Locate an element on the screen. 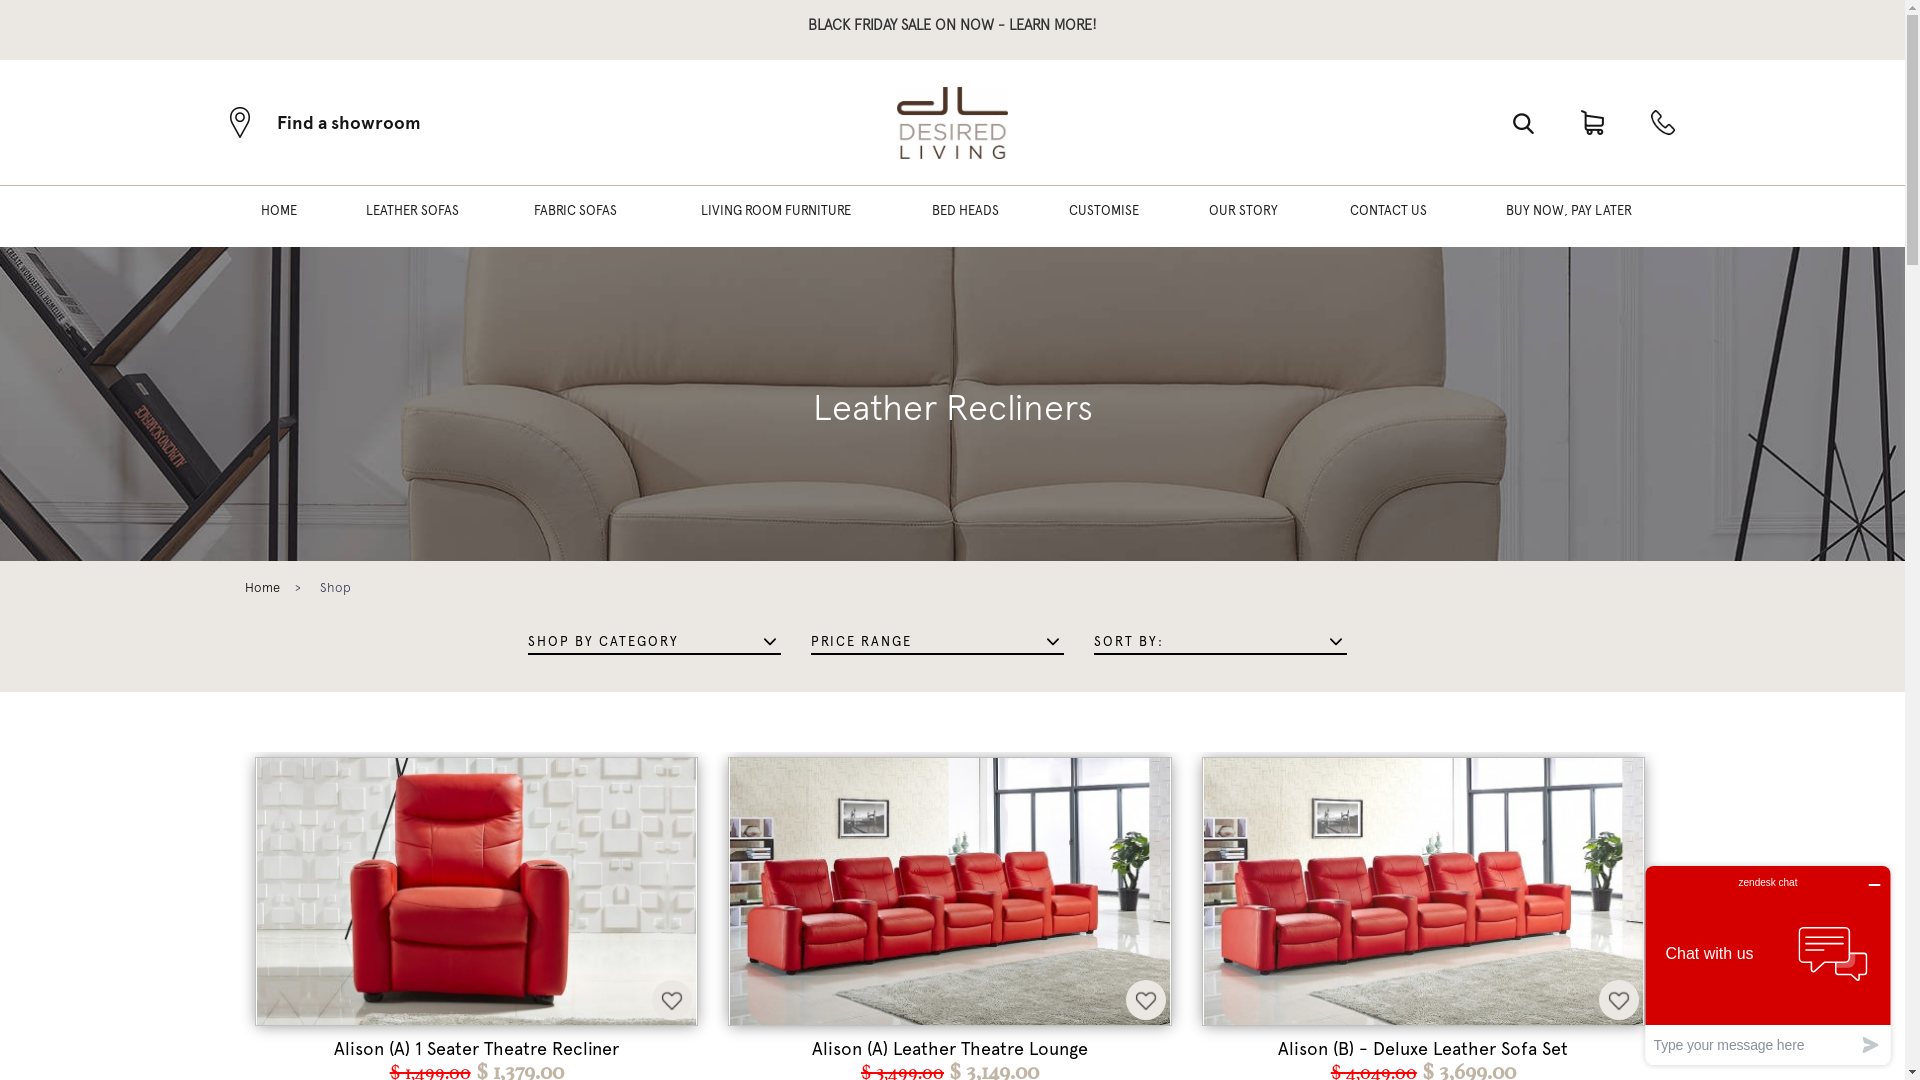  'CUSTOMISE' is located at coordinates (1103, 216).